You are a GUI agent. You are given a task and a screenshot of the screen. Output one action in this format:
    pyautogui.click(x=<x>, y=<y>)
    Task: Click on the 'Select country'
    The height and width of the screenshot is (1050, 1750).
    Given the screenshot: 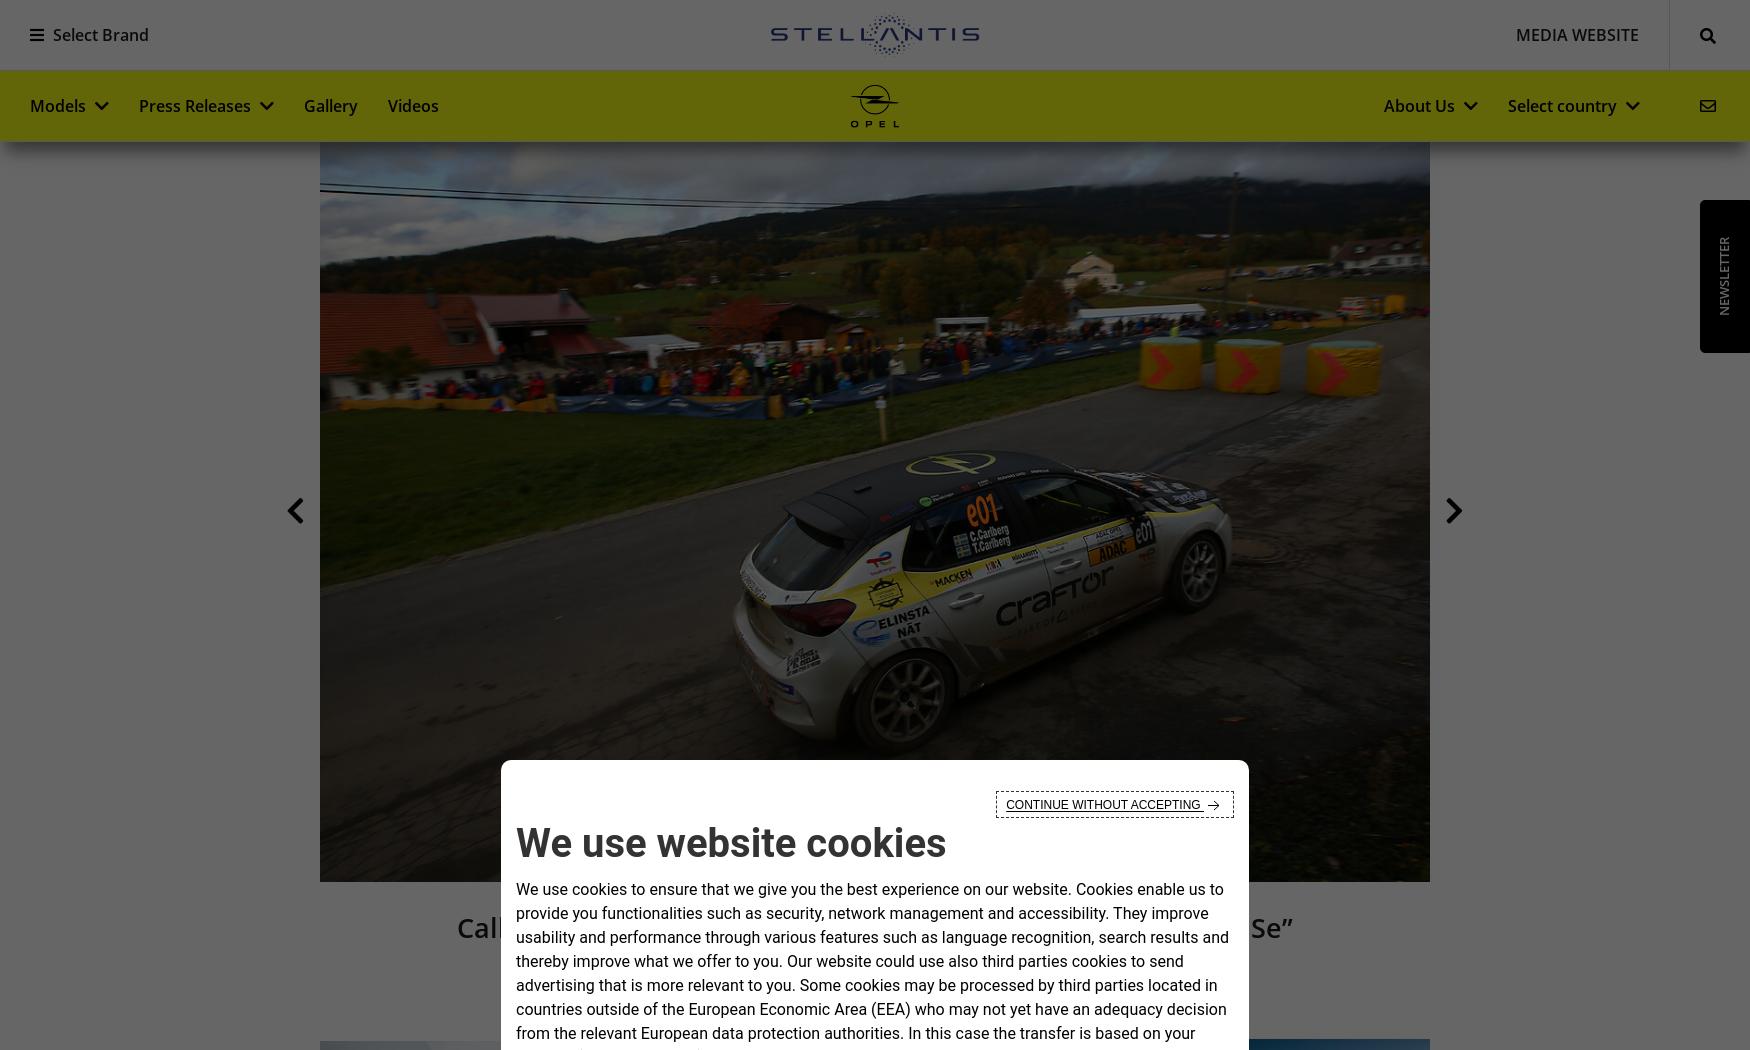 What is the action you would take?
    pyautogui.click(x=1533, y=106)
    